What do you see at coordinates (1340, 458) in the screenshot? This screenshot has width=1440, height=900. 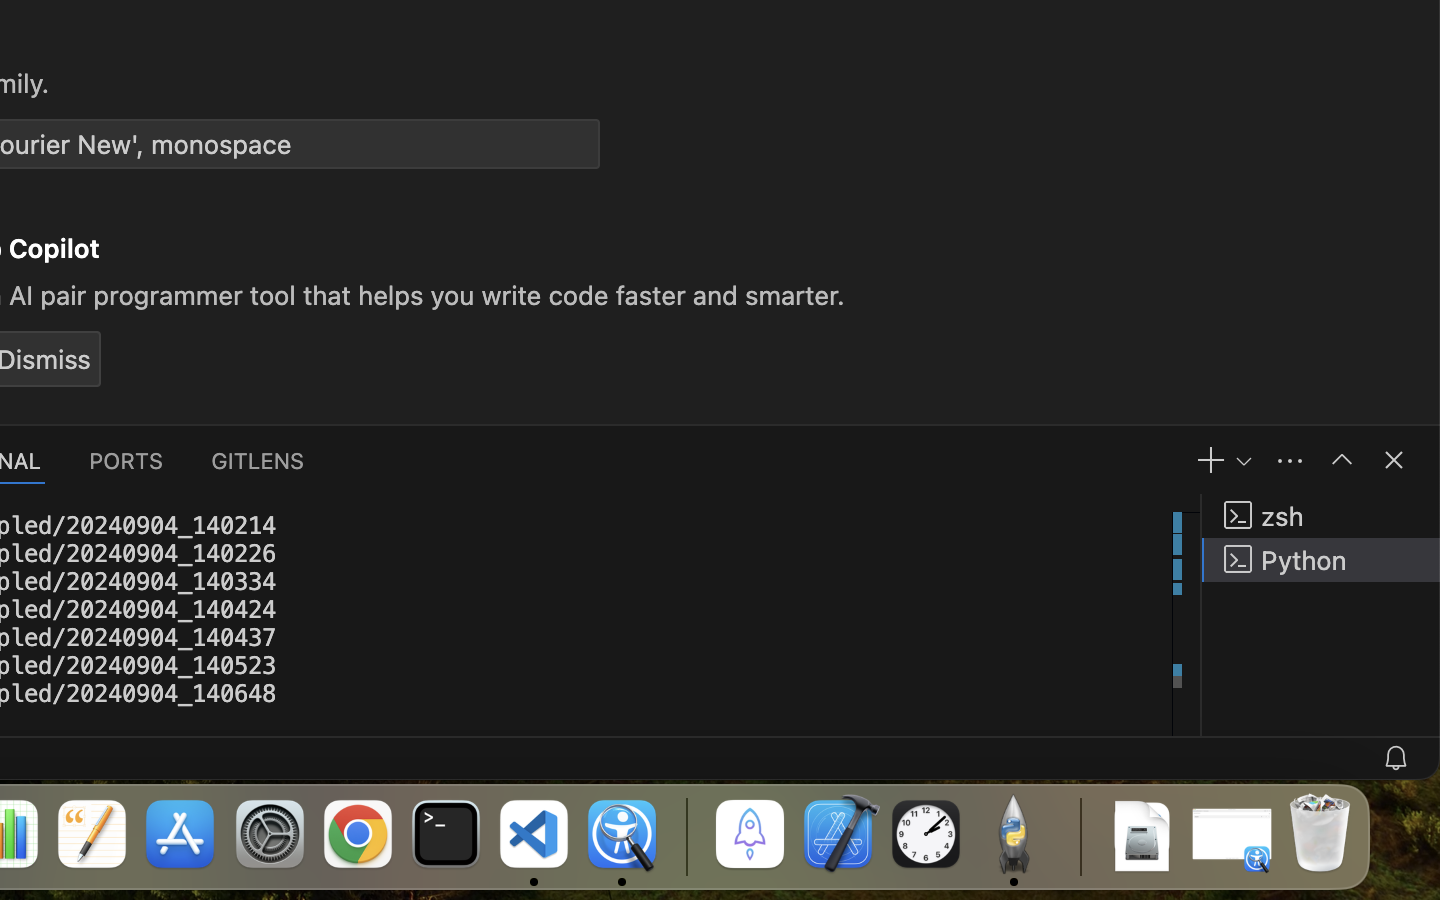 I see `''` at bounding box center [1340, 458].